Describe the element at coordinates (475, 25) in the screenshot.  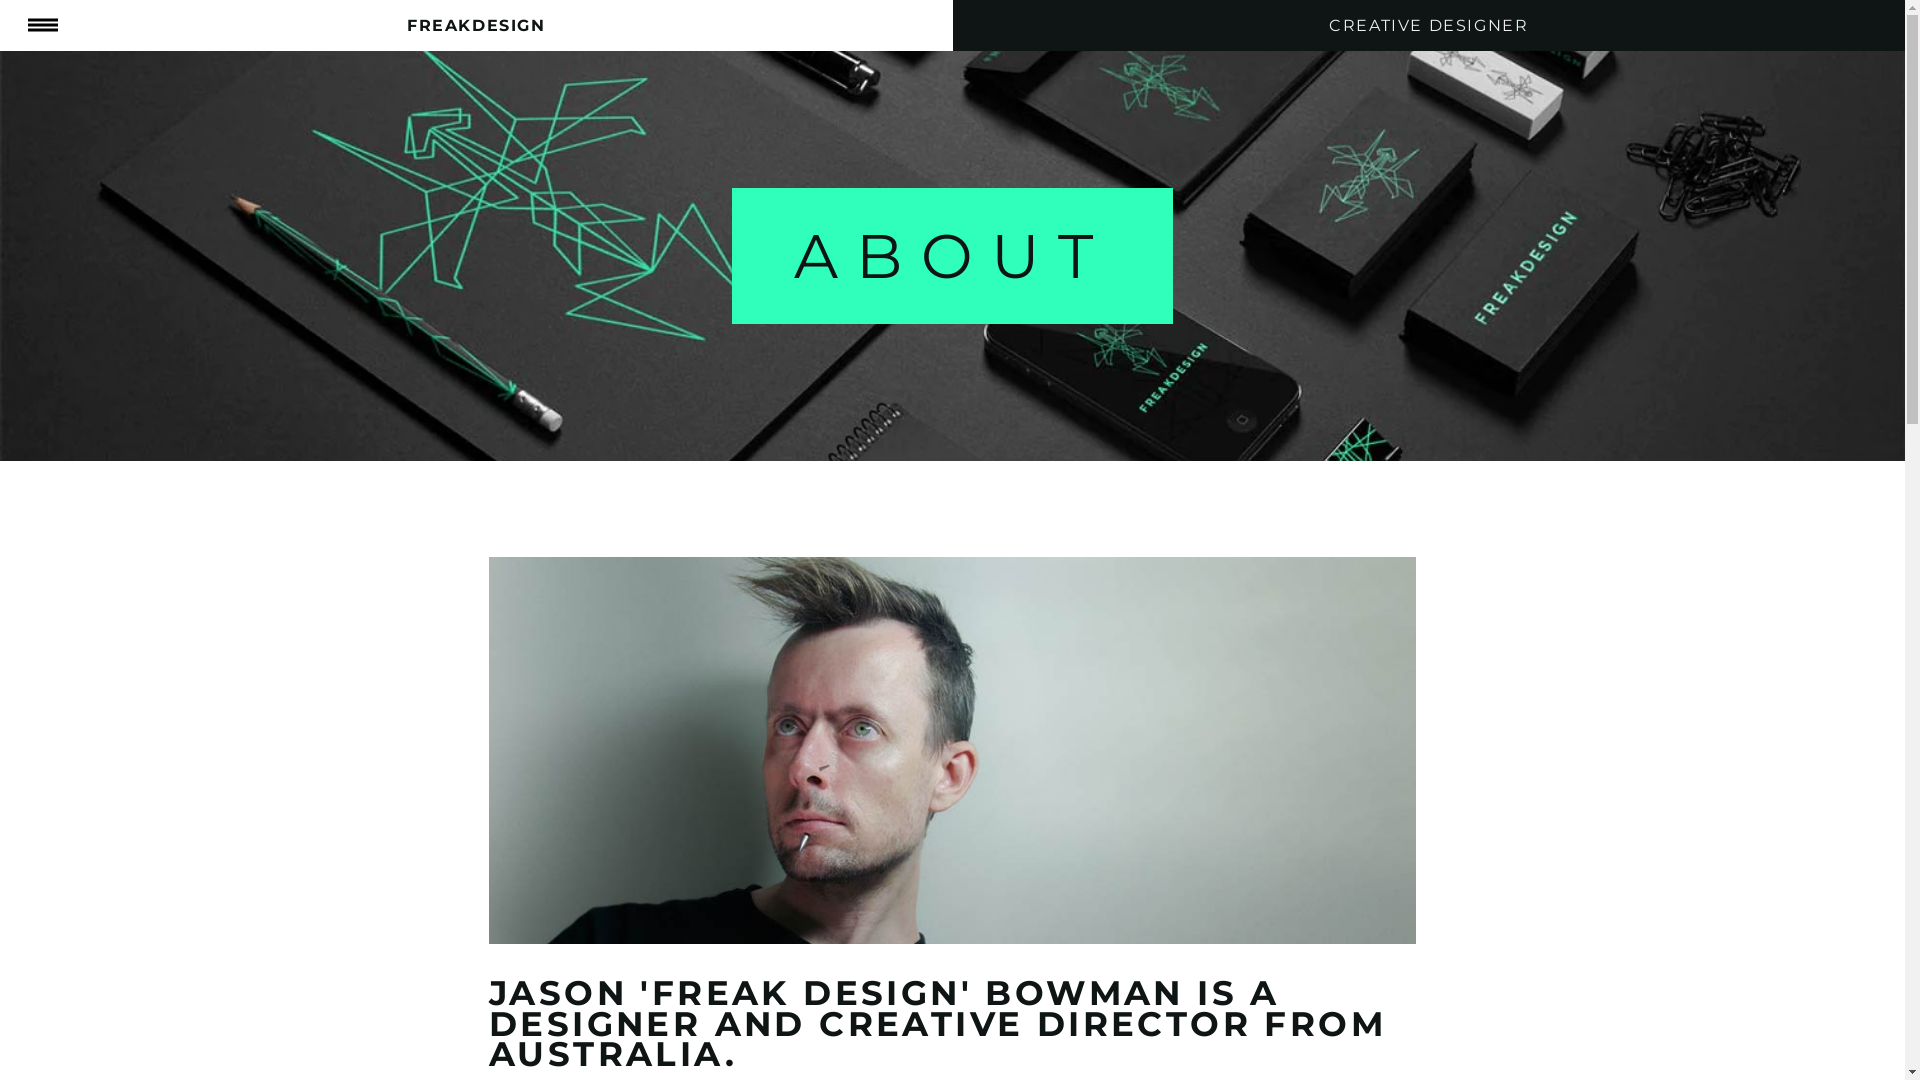
I see `'FREAKDESIGN'` at that location.